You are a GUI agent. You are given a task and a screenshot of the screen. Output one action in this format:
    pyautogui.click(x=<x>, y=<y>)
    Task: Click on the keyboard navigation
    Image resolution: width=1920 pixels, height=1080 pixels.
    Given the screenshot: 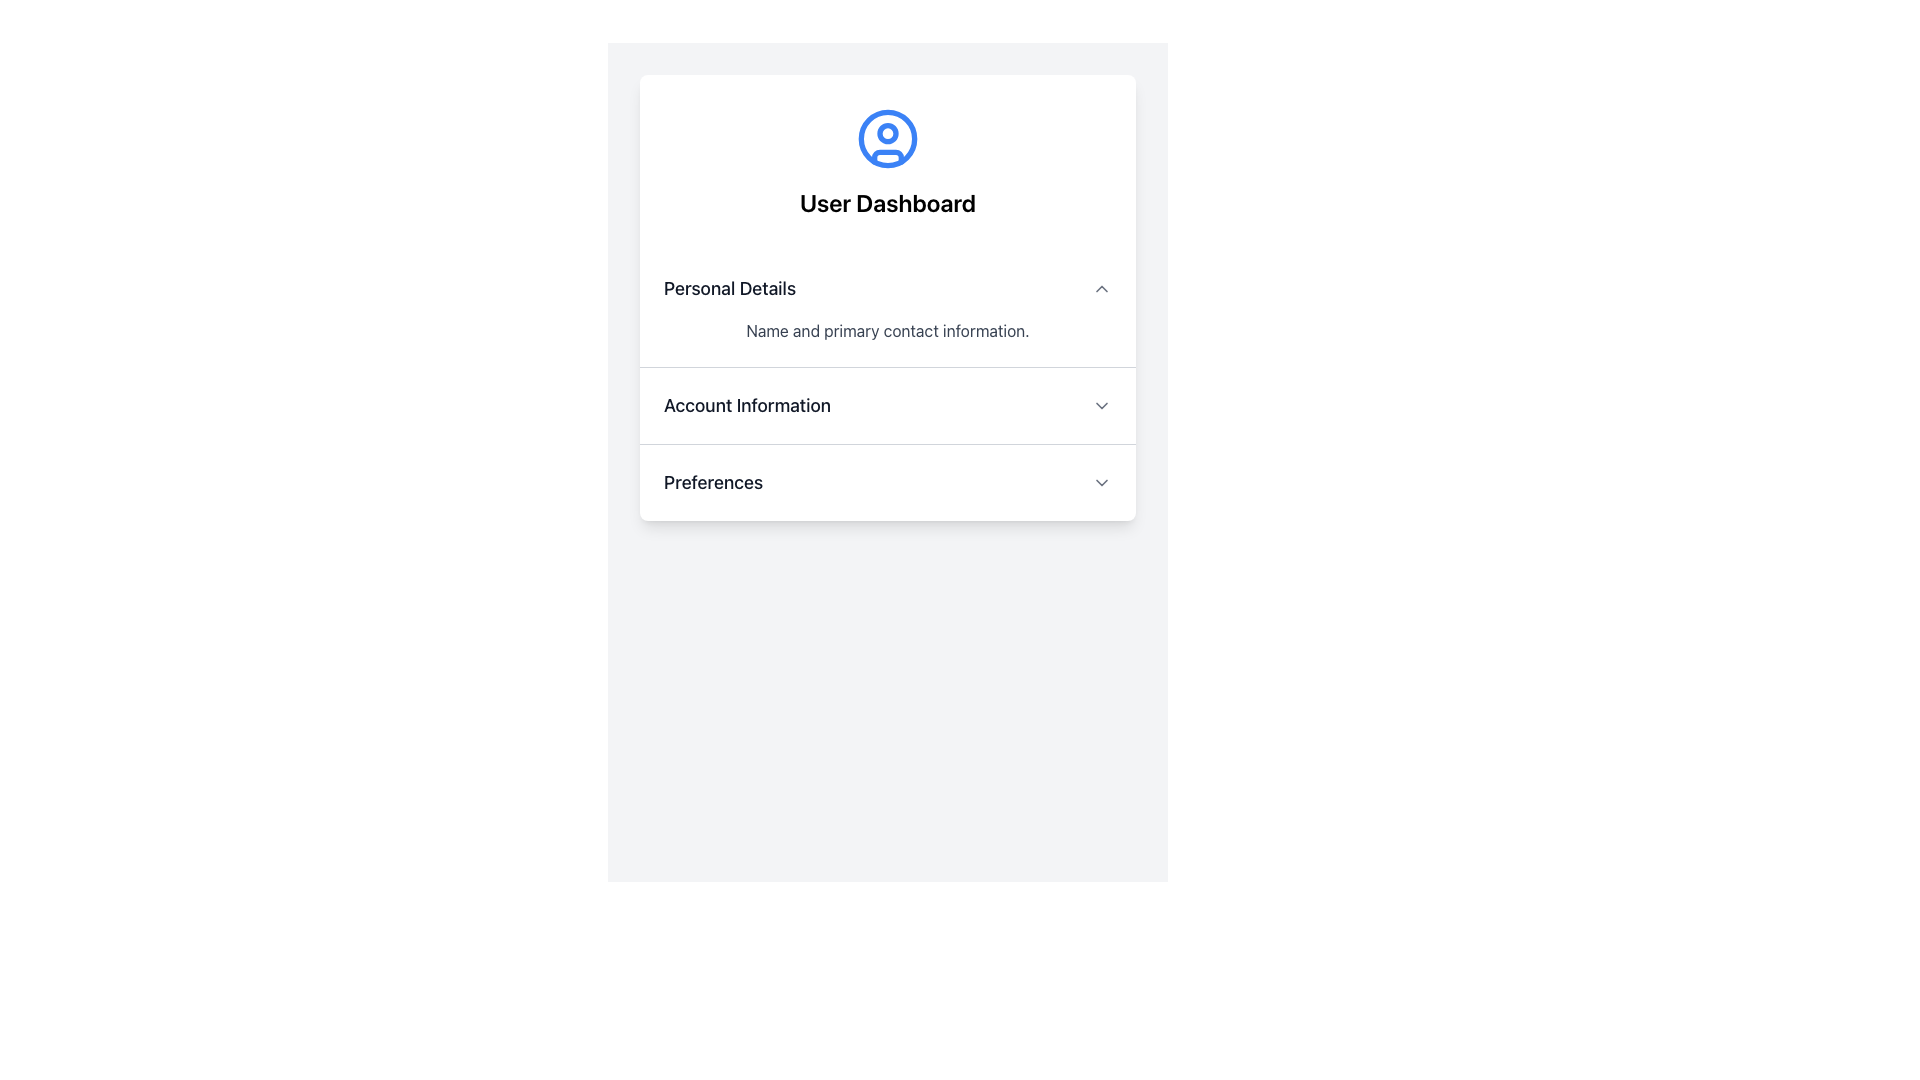 What is the action you would take?
    pyautogui.click(x=1101, y=405)
    